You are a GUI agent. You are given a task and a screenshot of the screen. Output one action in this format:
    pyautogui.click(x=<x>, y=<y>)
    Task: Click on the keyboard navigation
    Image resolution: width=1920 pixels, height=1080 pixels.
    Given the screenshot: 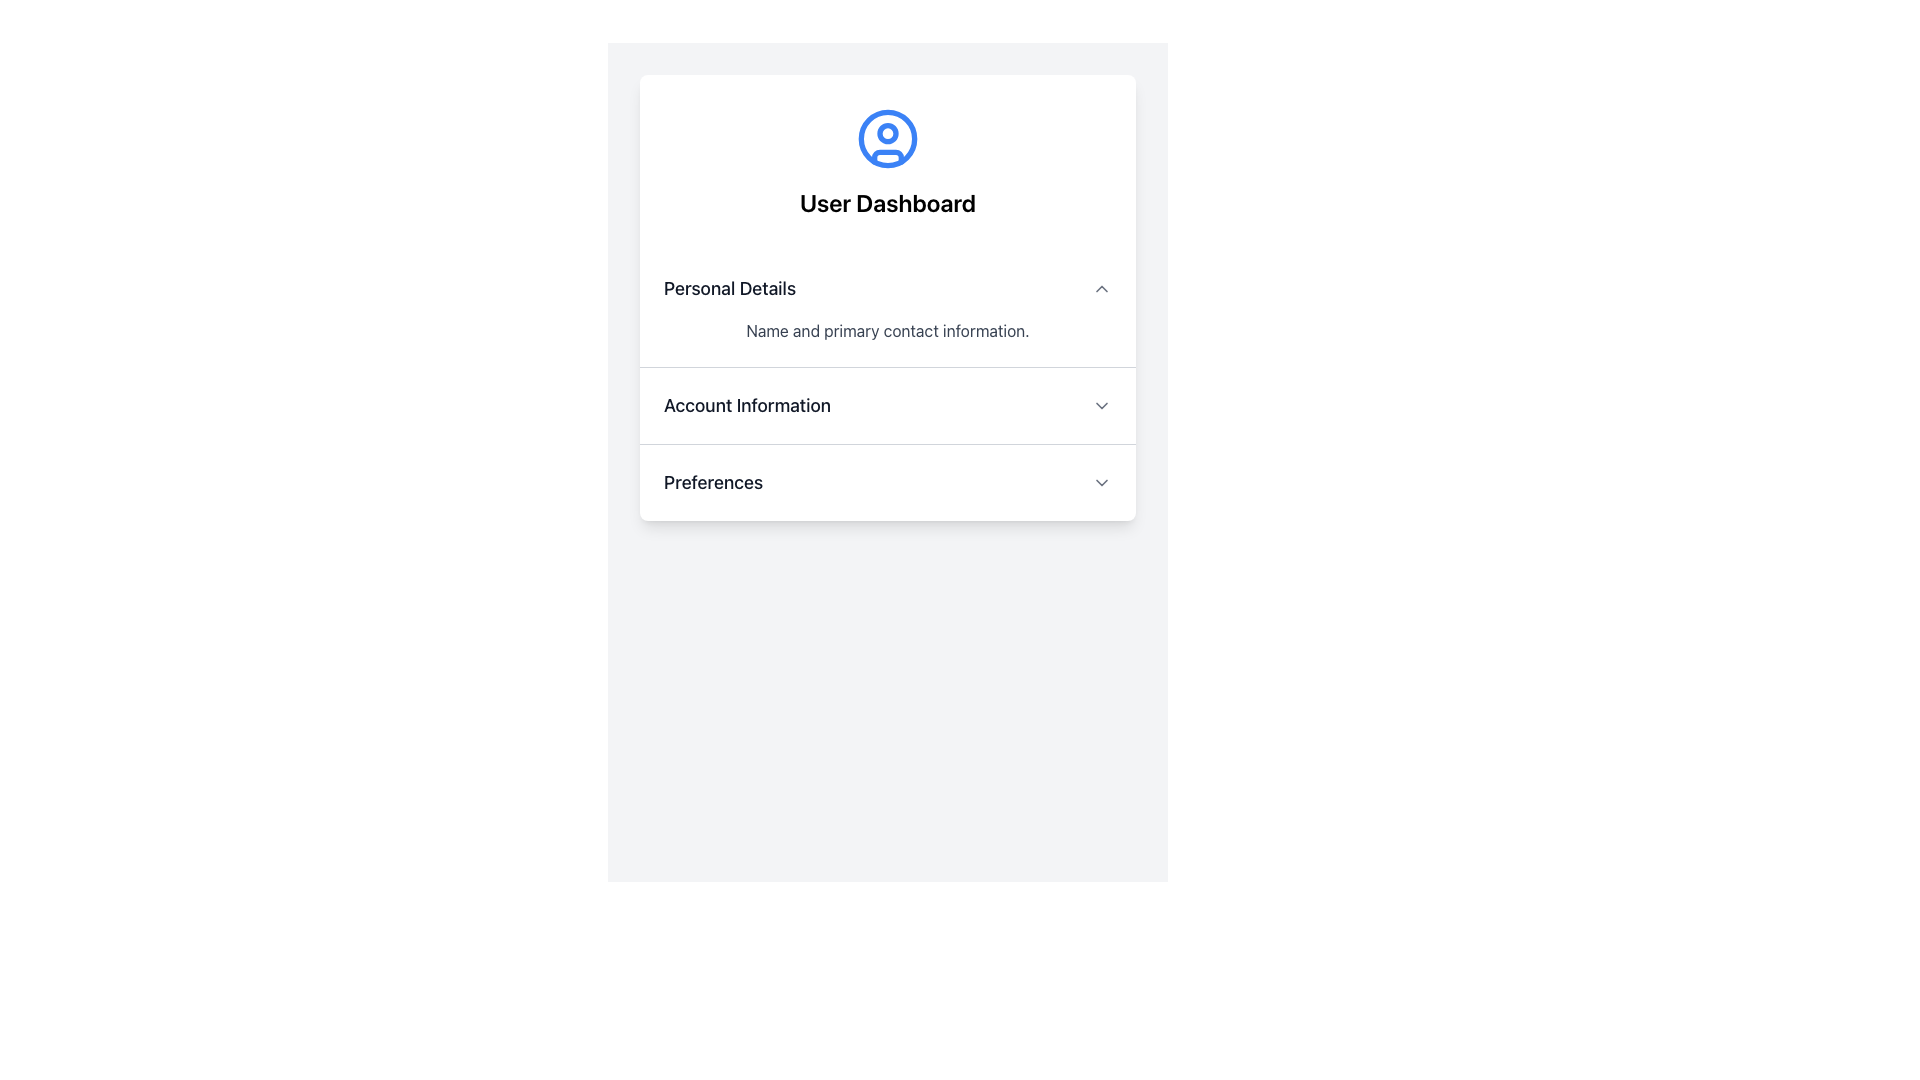 What is the action you would take?
    pyautogui.click(x=1101, y=405)
    